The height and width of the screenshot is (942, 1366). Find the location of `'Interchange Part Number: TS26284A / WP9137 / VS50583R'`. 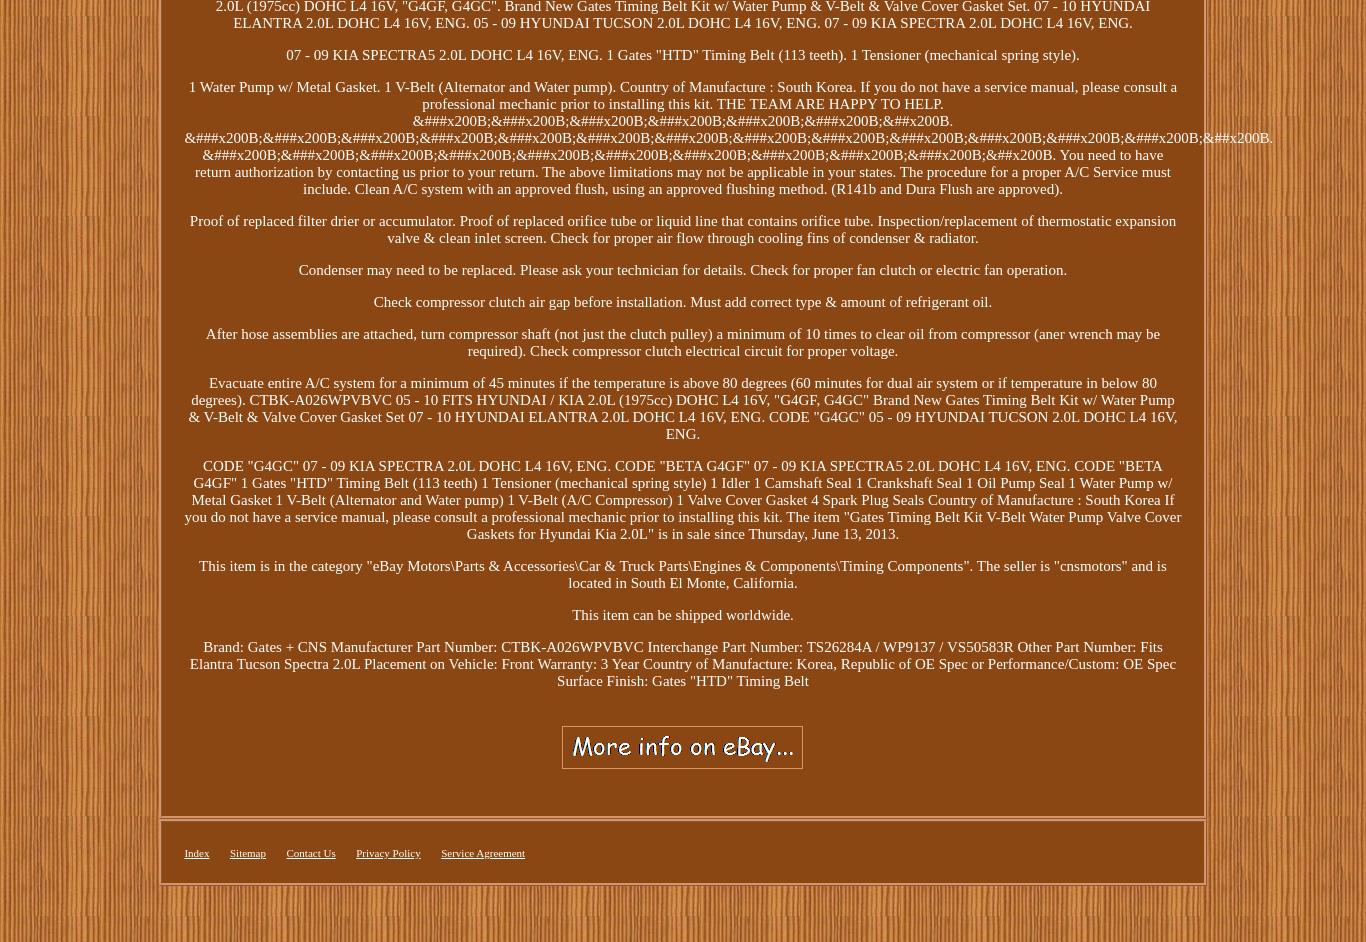

'Interchange Part Number: TS26284A / WP9137 / VS50583R' is located at coordinates (645, 645).